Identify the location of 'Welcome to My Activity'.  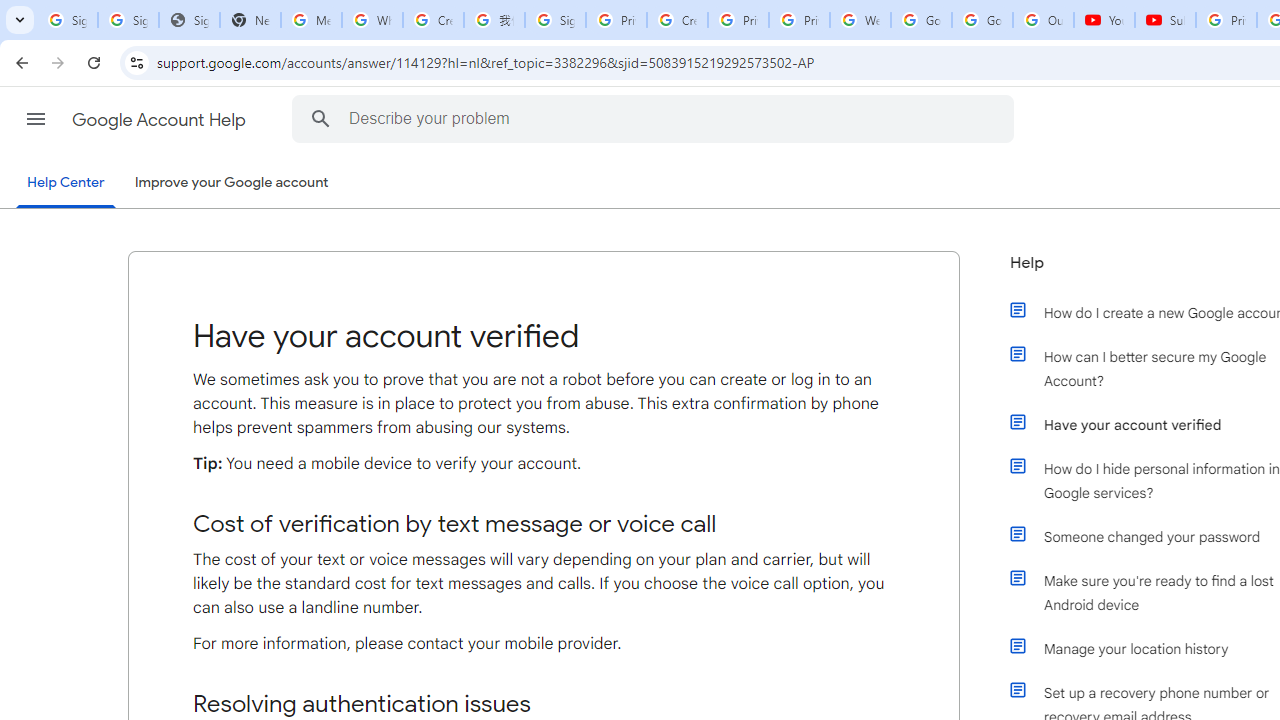
(860, 20).